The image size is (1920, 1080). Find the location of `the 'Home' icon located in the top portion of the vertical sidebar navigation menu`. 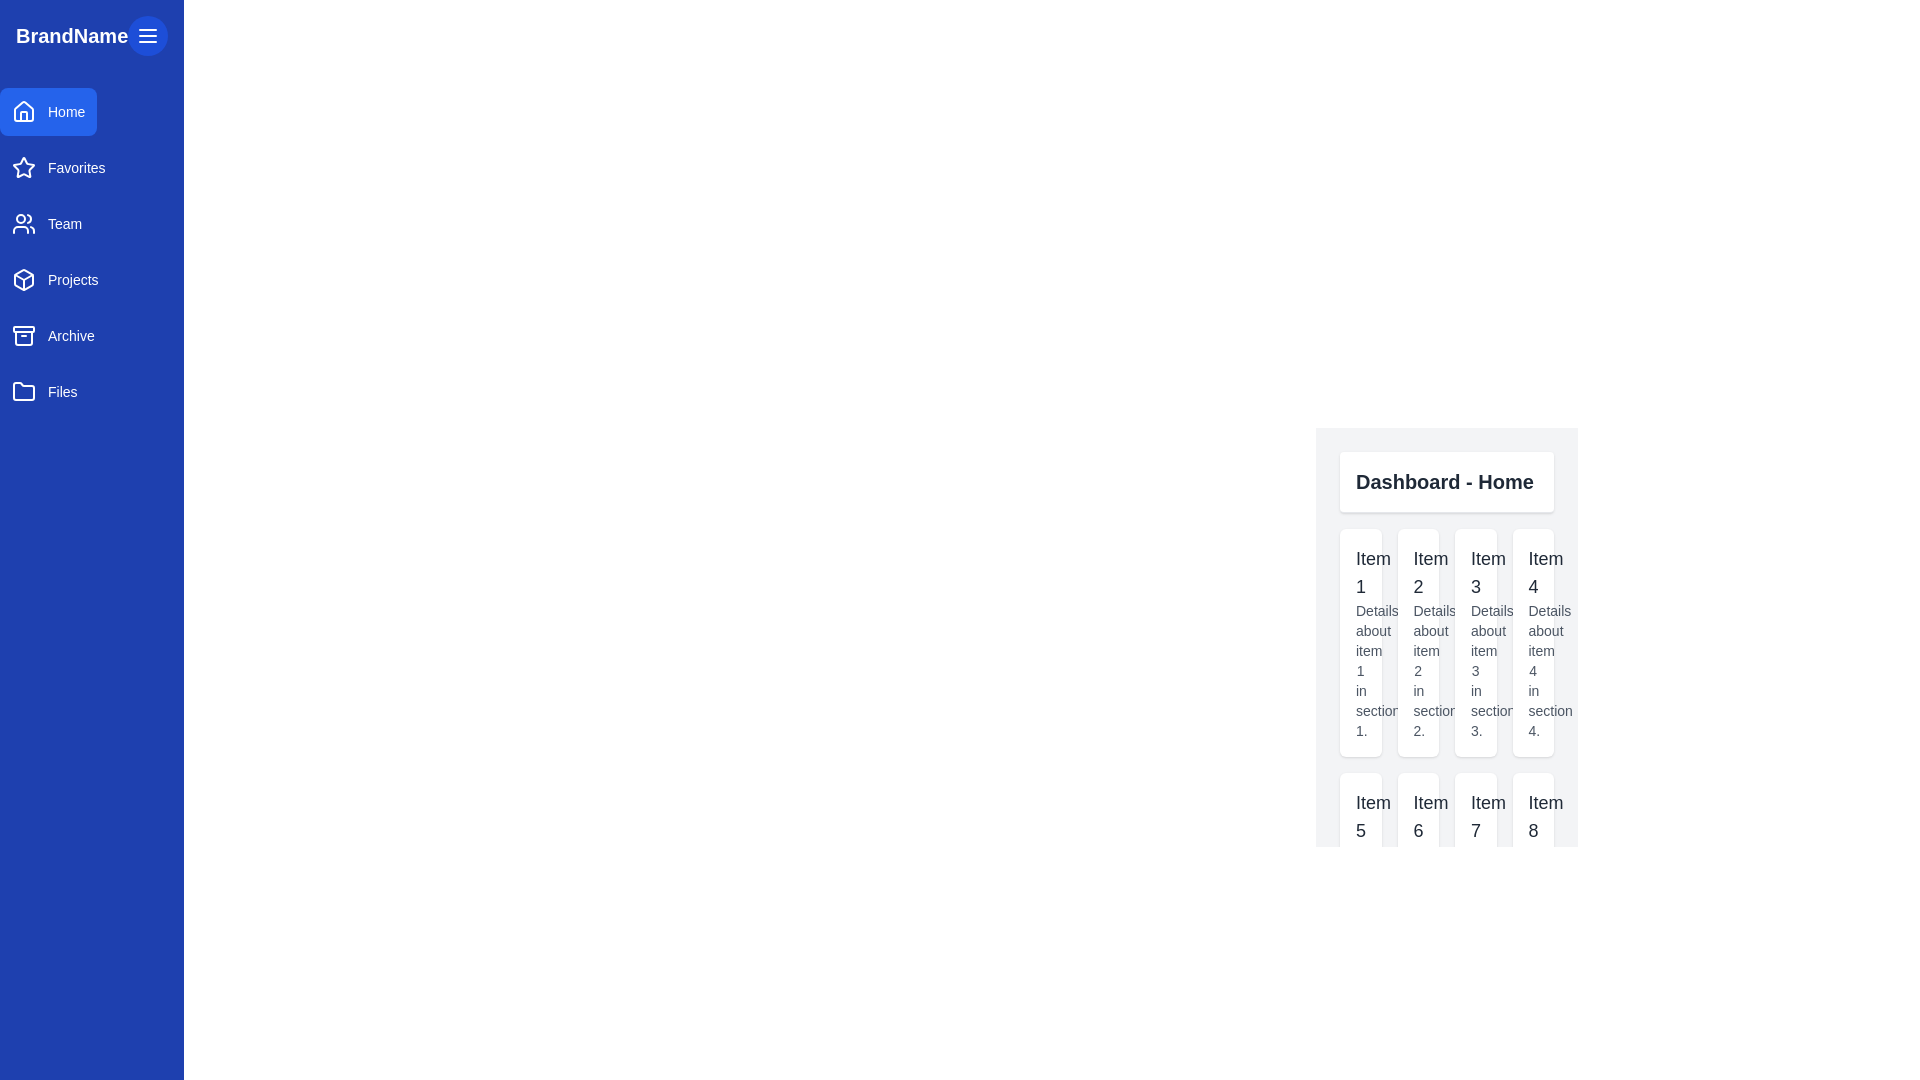

the 'Home' icon located in the top portion of the vertical sidebar navigation menu is located at coordinates (24, 111).